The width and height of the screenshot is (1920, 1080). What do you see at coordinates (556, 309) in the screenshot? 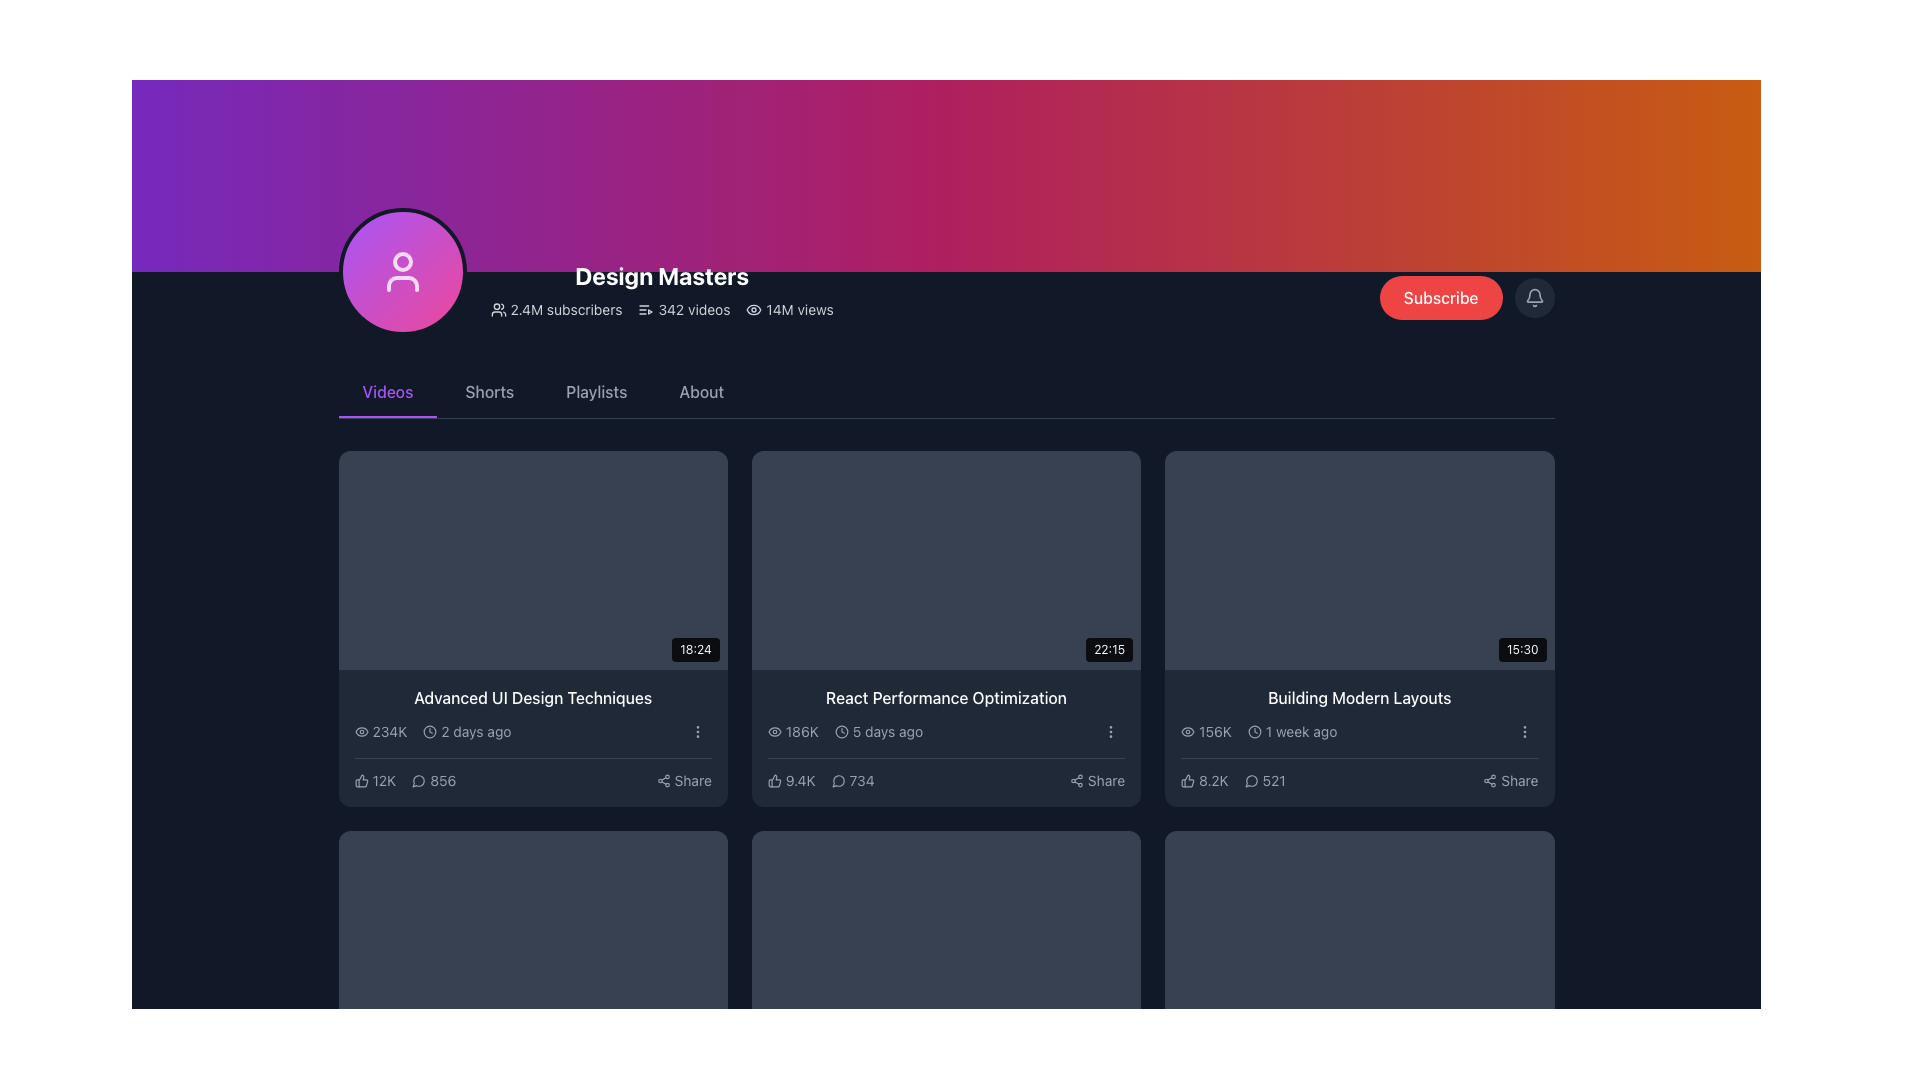
I see `the Statistic display showing '2.4M subscribers' with a user groups icon, positioned below the 'Design Masters' channel name` at bounding box center [556, 309].